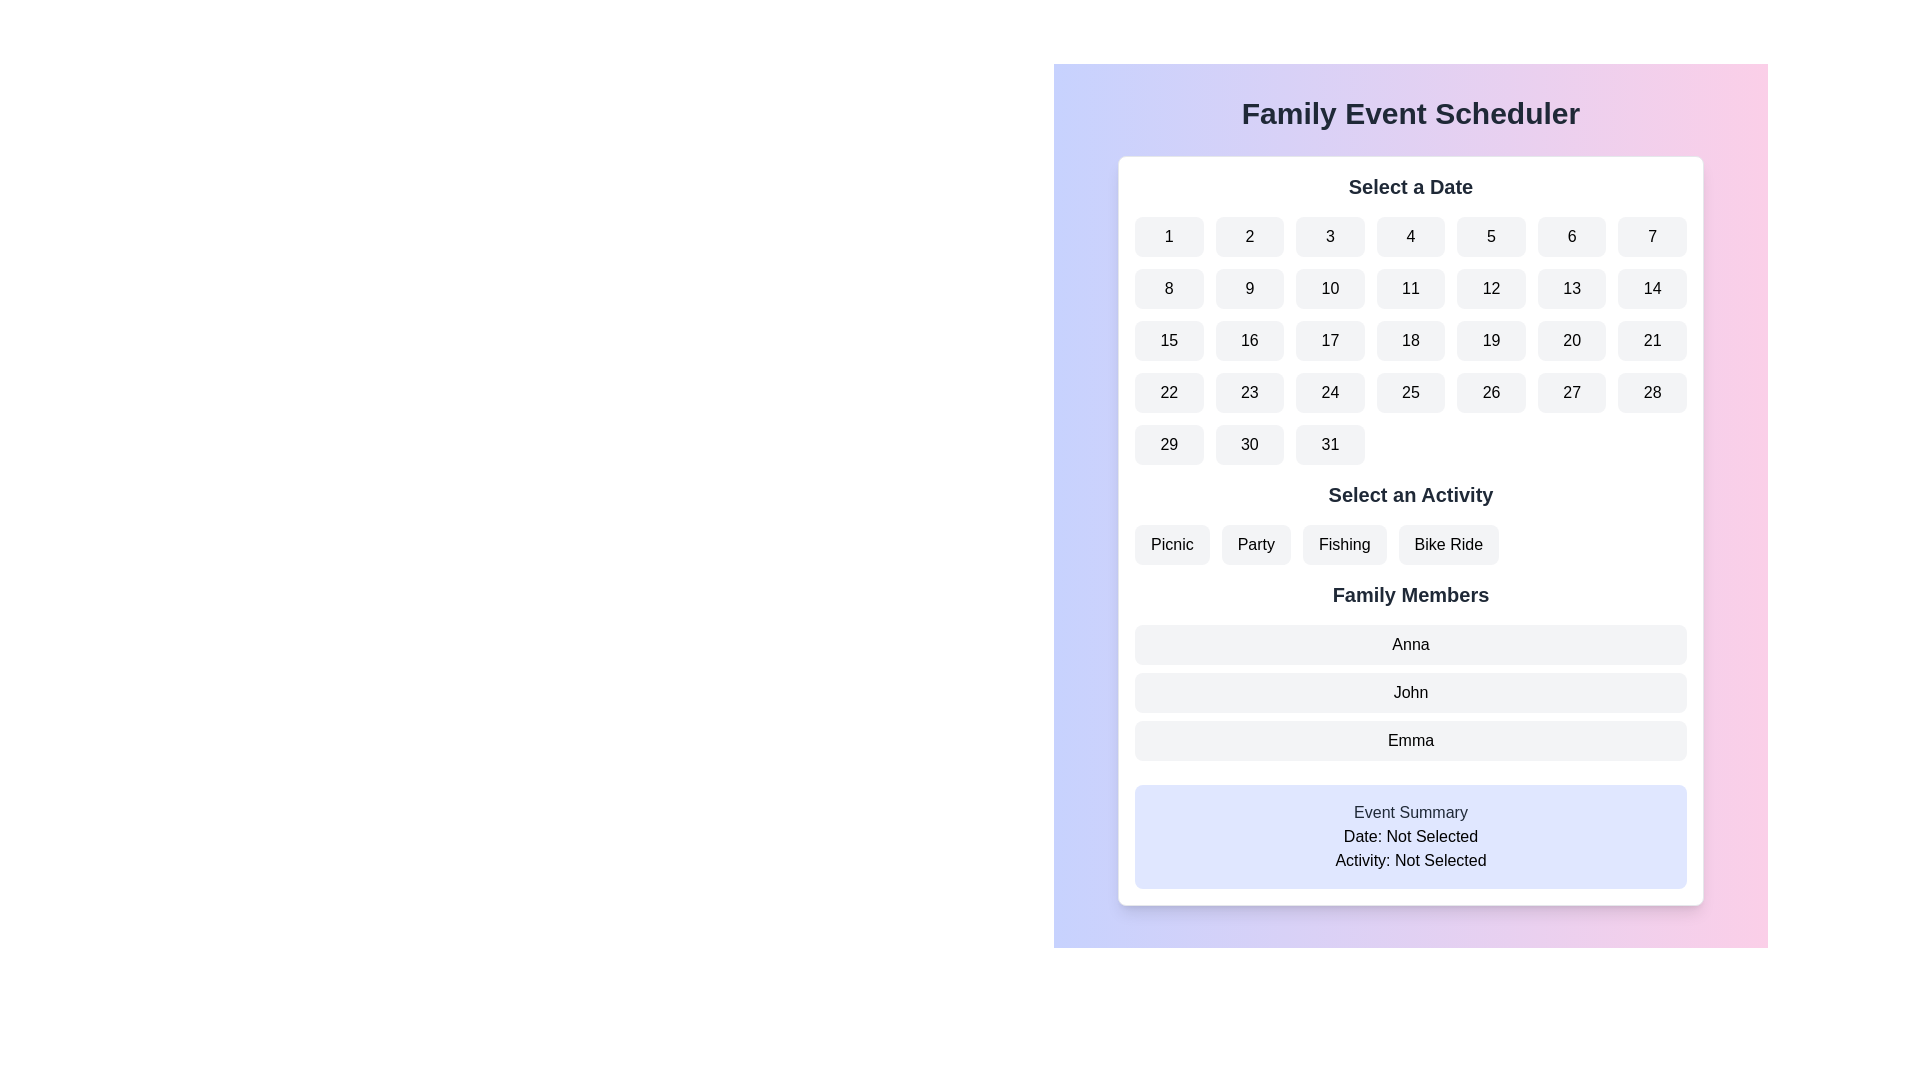 This screenshot has height=1080, width=1920. Describe the element at coordinates (1169, 393) in the screenshot. I see `the calendar date selection button for the 22nd day to confirm the selection` at that location.